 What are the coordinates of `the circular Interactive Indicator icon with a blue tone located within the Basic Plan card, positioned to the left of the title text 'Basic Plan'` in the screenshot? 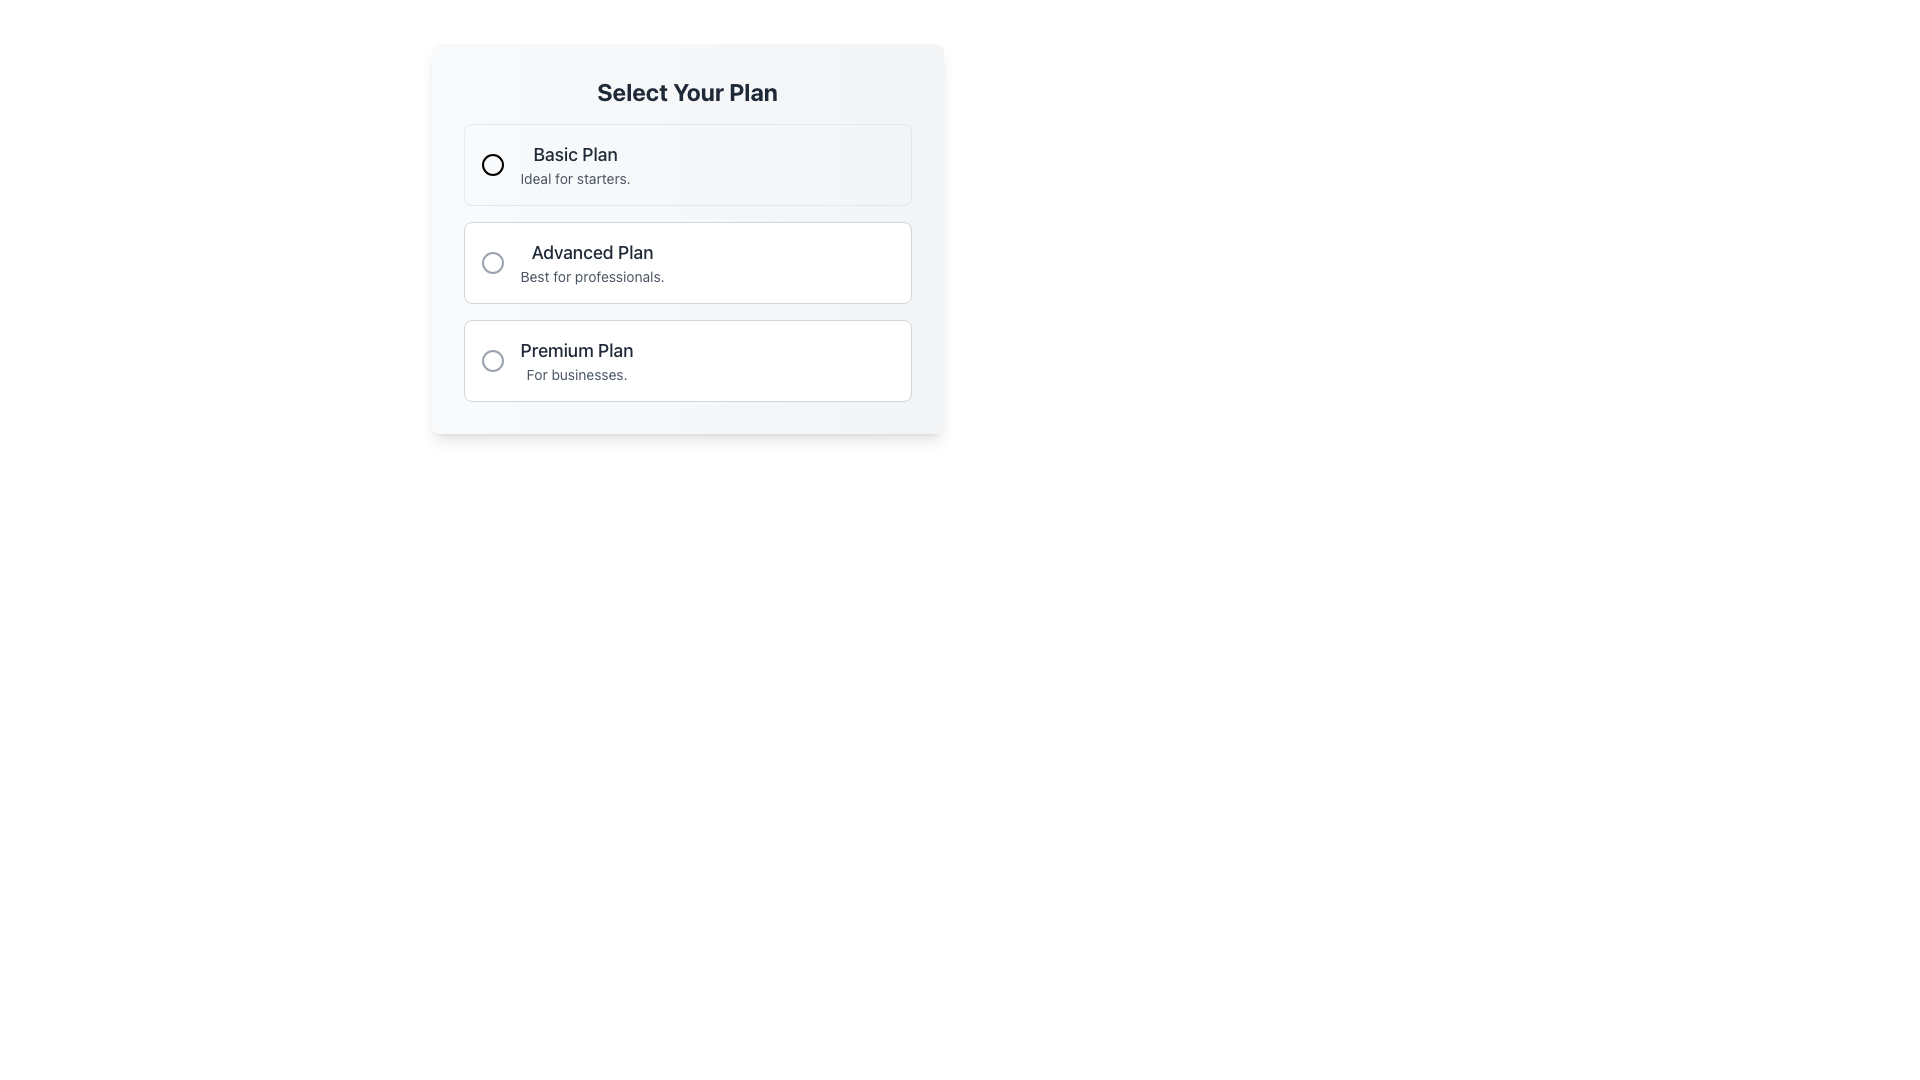 It's located at (492, 164).